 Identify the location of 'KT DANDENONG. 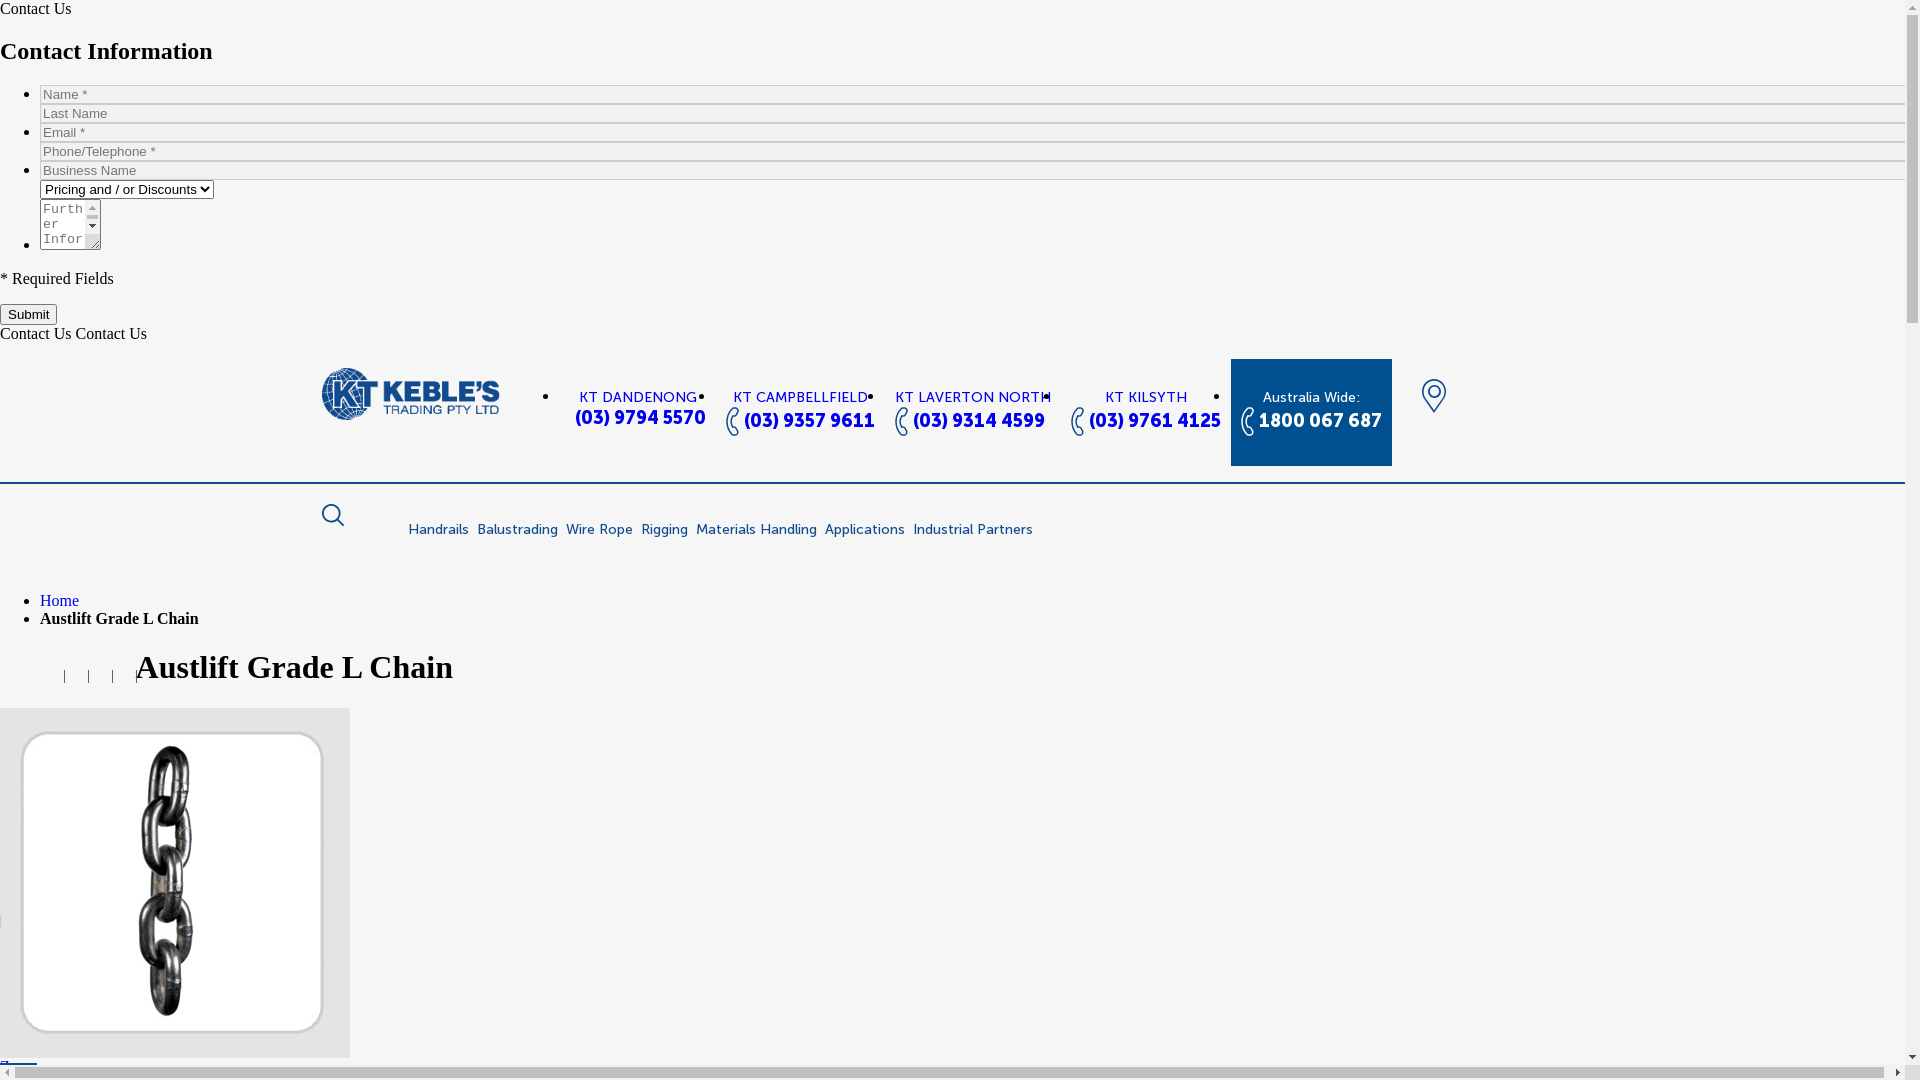
(637, 407).